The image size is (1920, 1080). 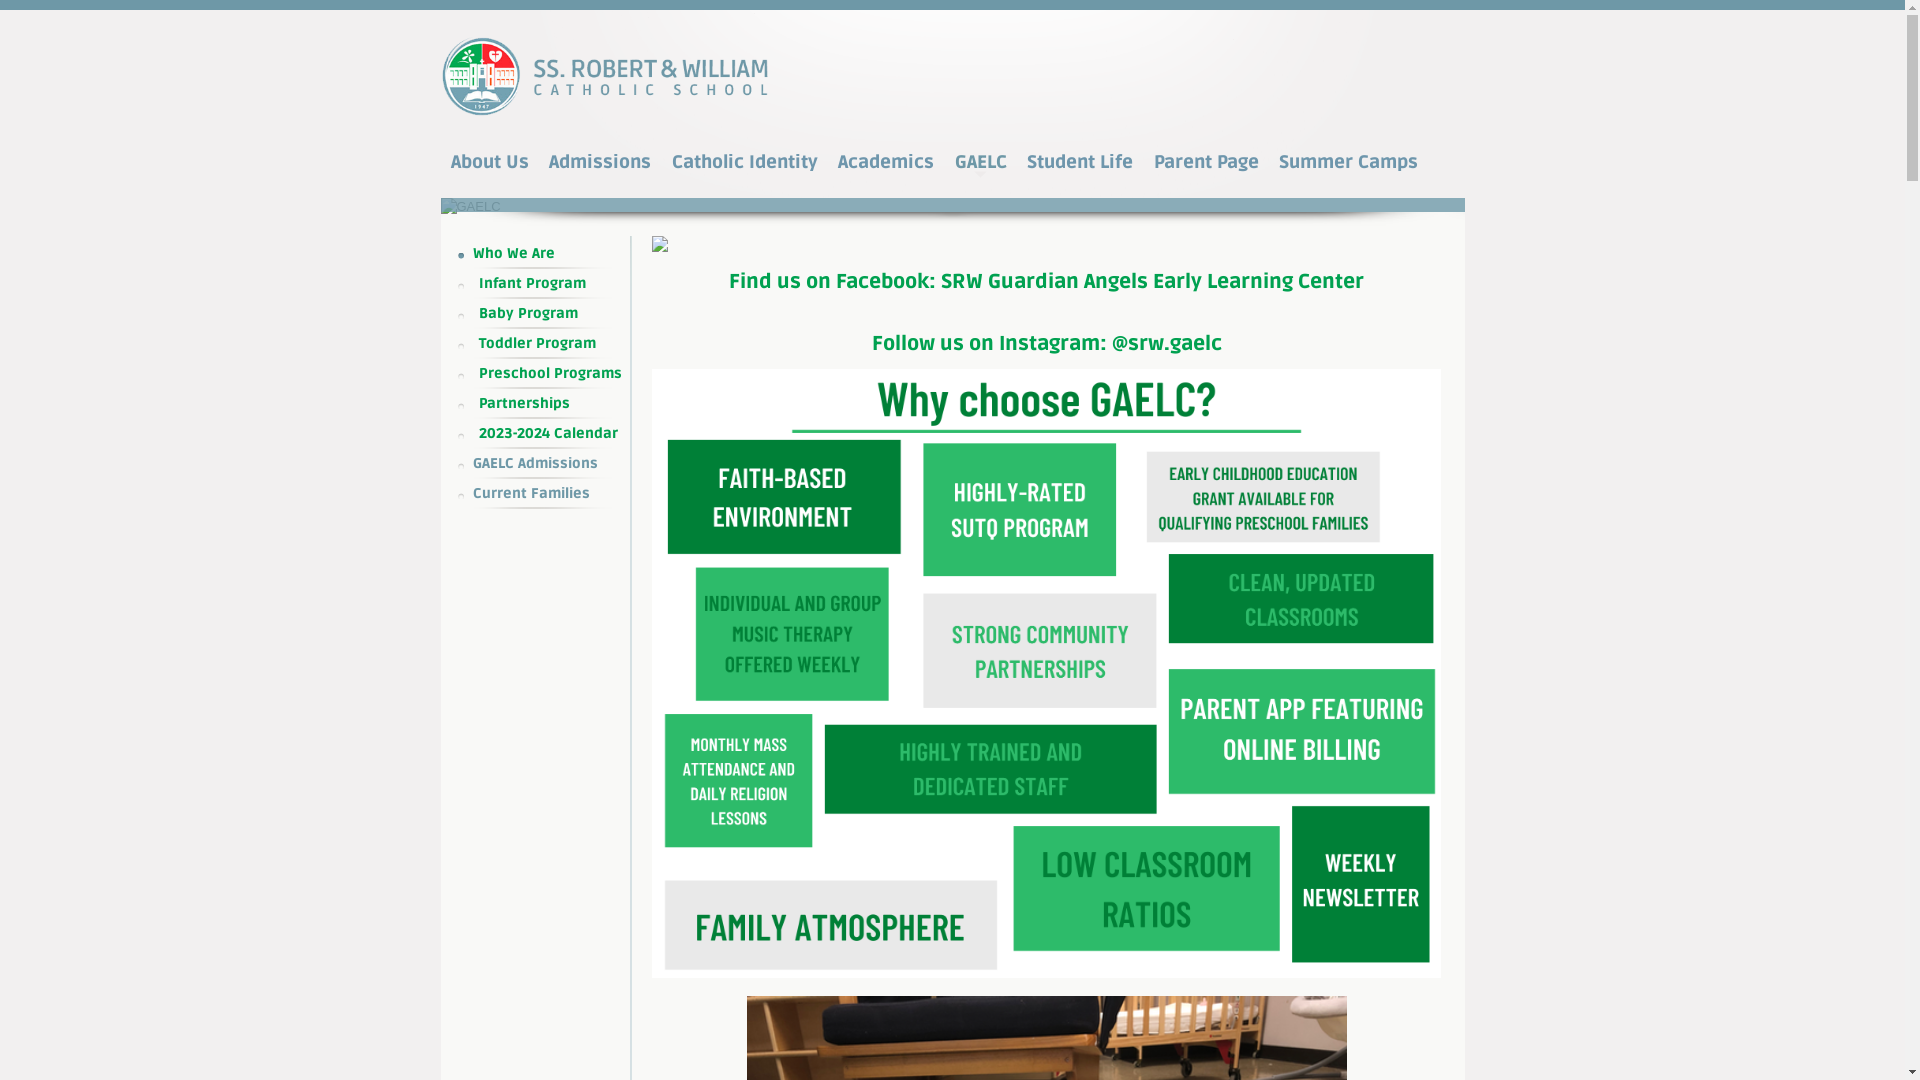 I want to click on 'Partnerships', so click(x=548, y=404).